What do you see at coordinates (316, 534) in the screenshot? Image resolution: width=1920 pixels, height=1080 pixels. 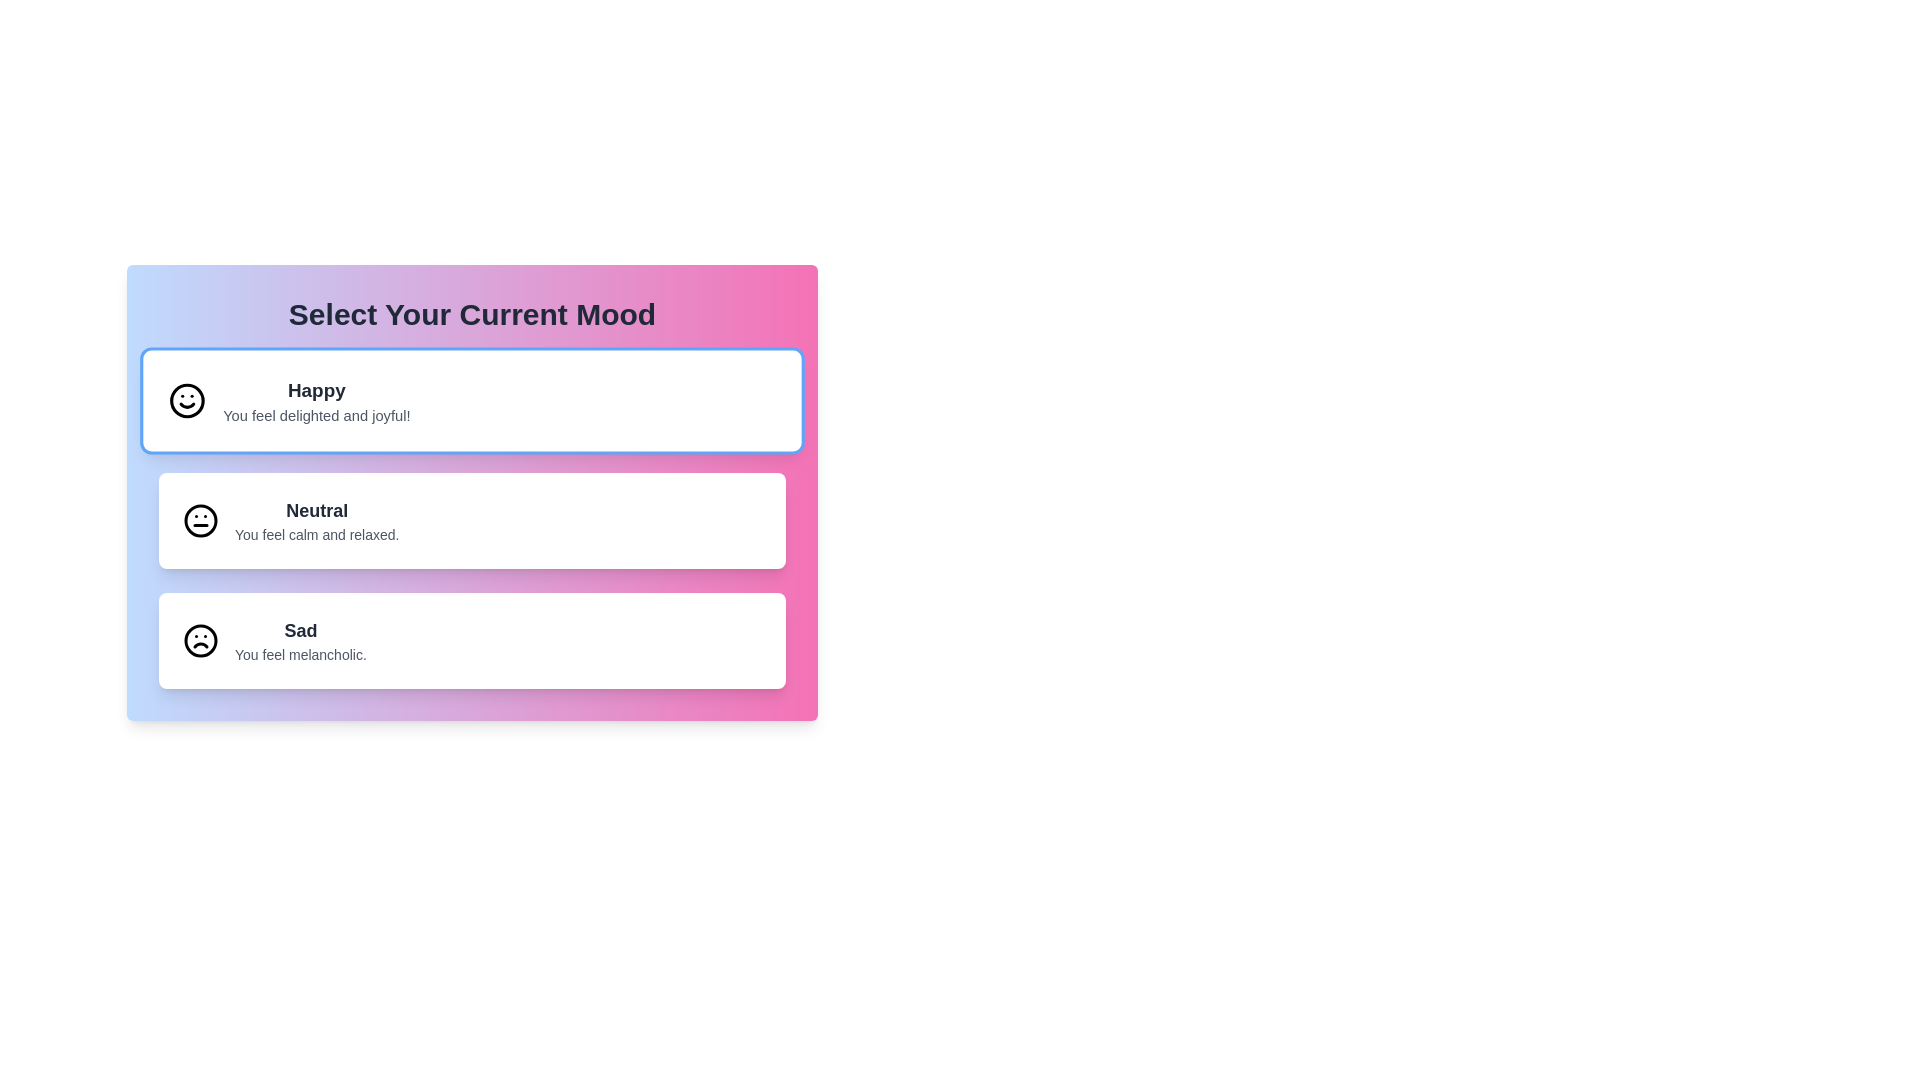 I see `the text node displaying the phrase 'You feel calm and relaxed.' which is a subordinate description under the title 'Neutral'` at bounding box center [316, 534].